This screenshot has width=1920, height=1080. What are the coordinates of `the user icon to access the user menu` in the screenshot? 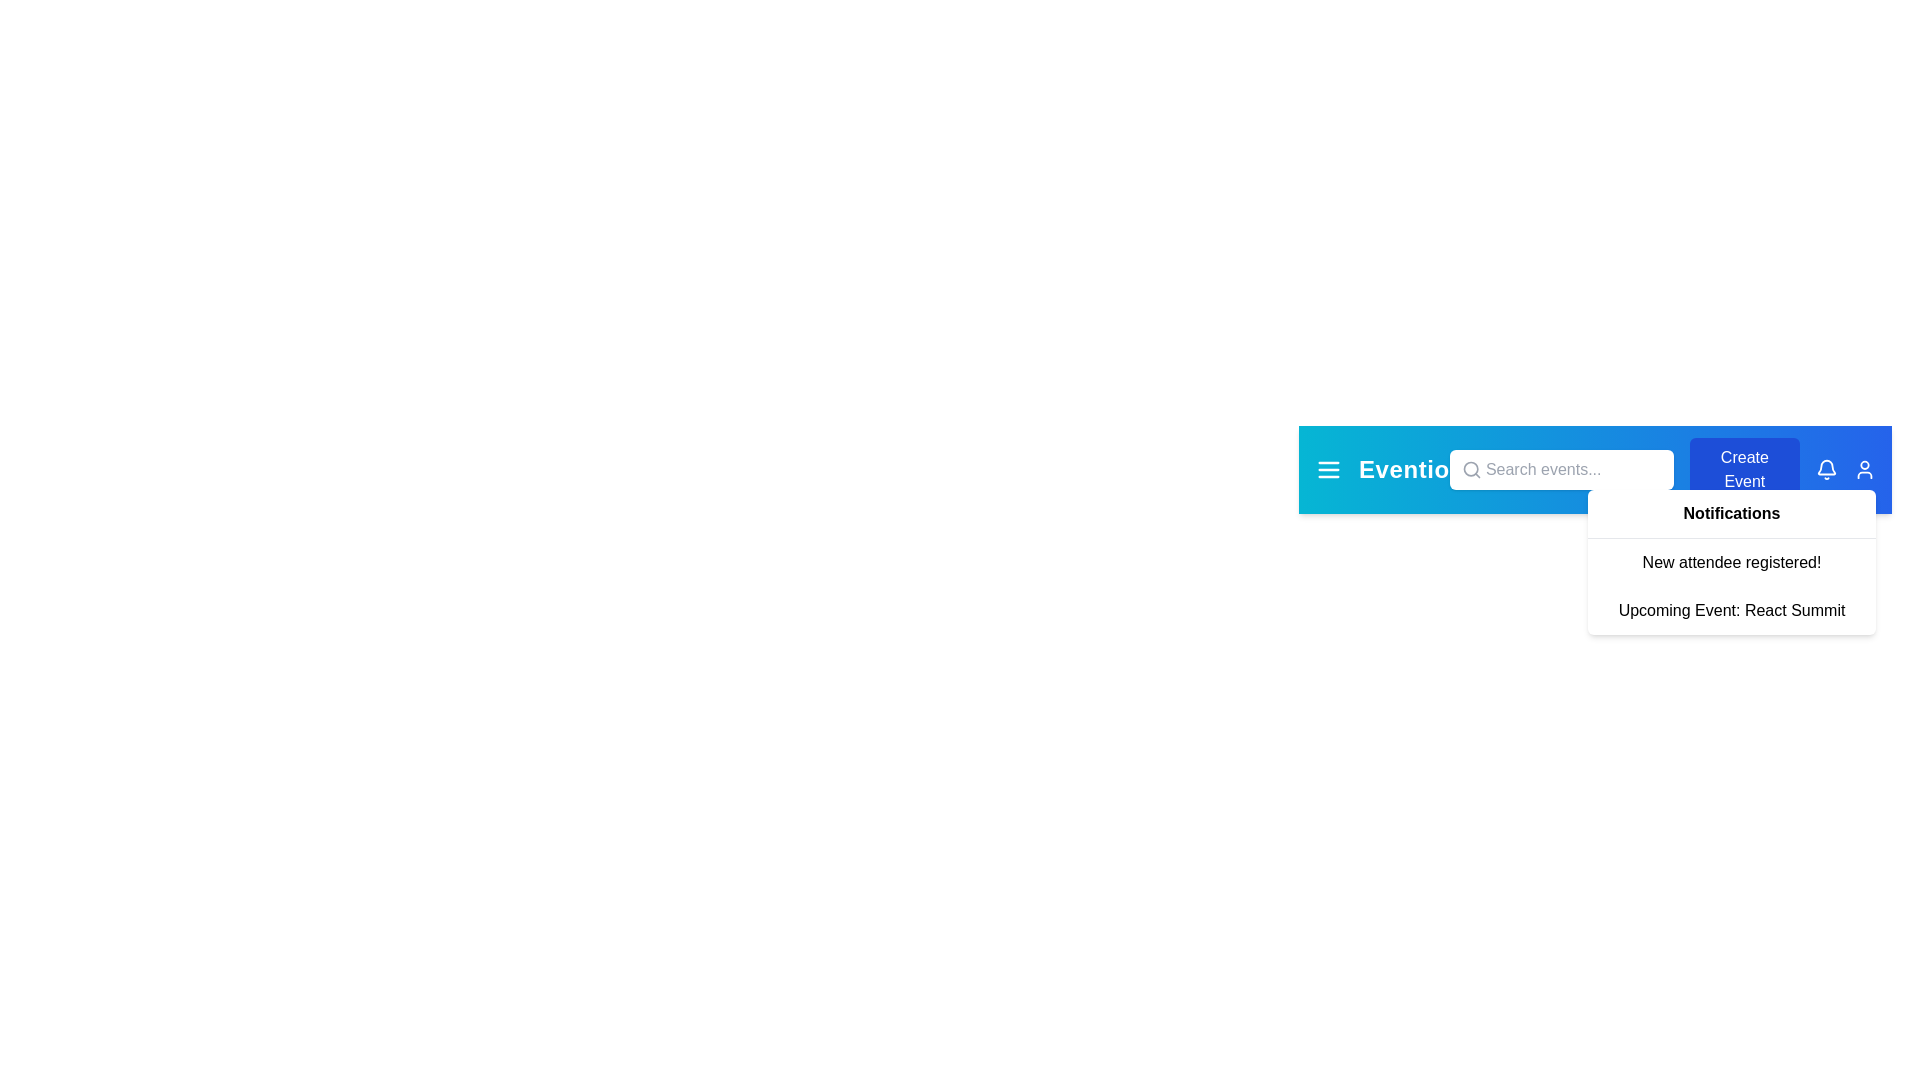 It's located at (1863, 470).